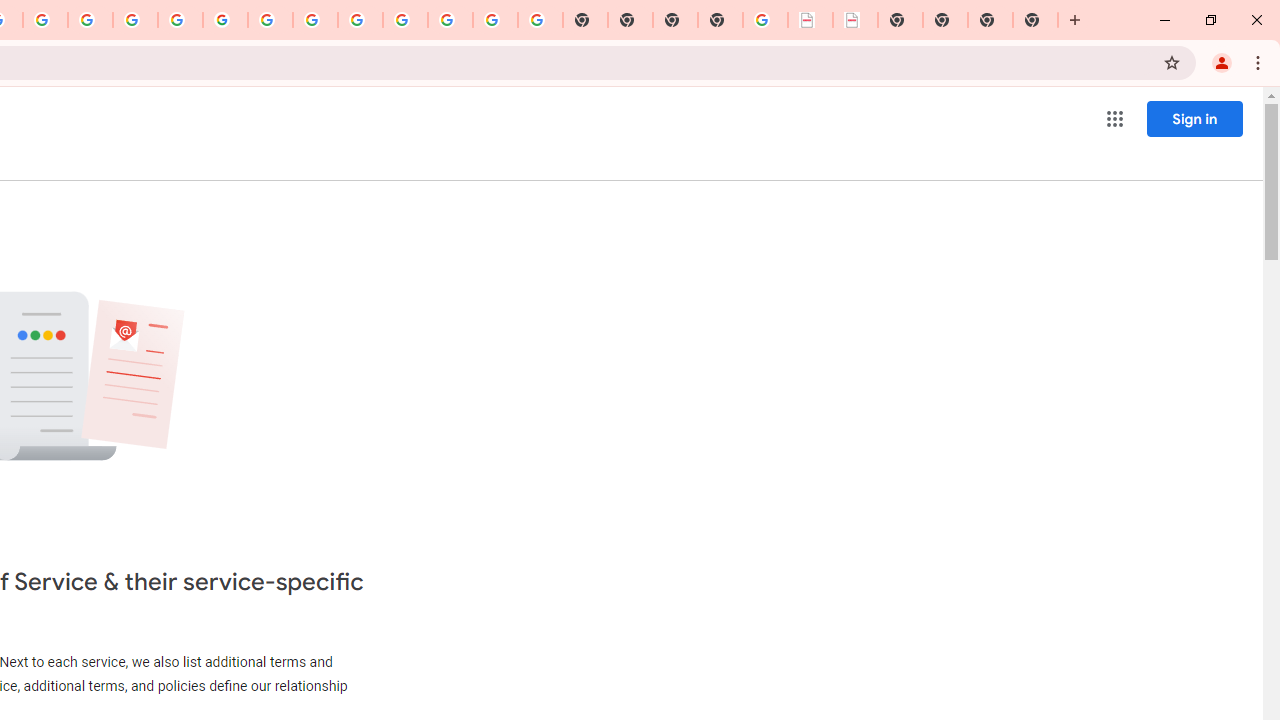  What do you see at coordinates (855, 20) in the screenshot?
I see `'BAE Systems Brasil | BAE Systems'` at bounding box center [855, 20].